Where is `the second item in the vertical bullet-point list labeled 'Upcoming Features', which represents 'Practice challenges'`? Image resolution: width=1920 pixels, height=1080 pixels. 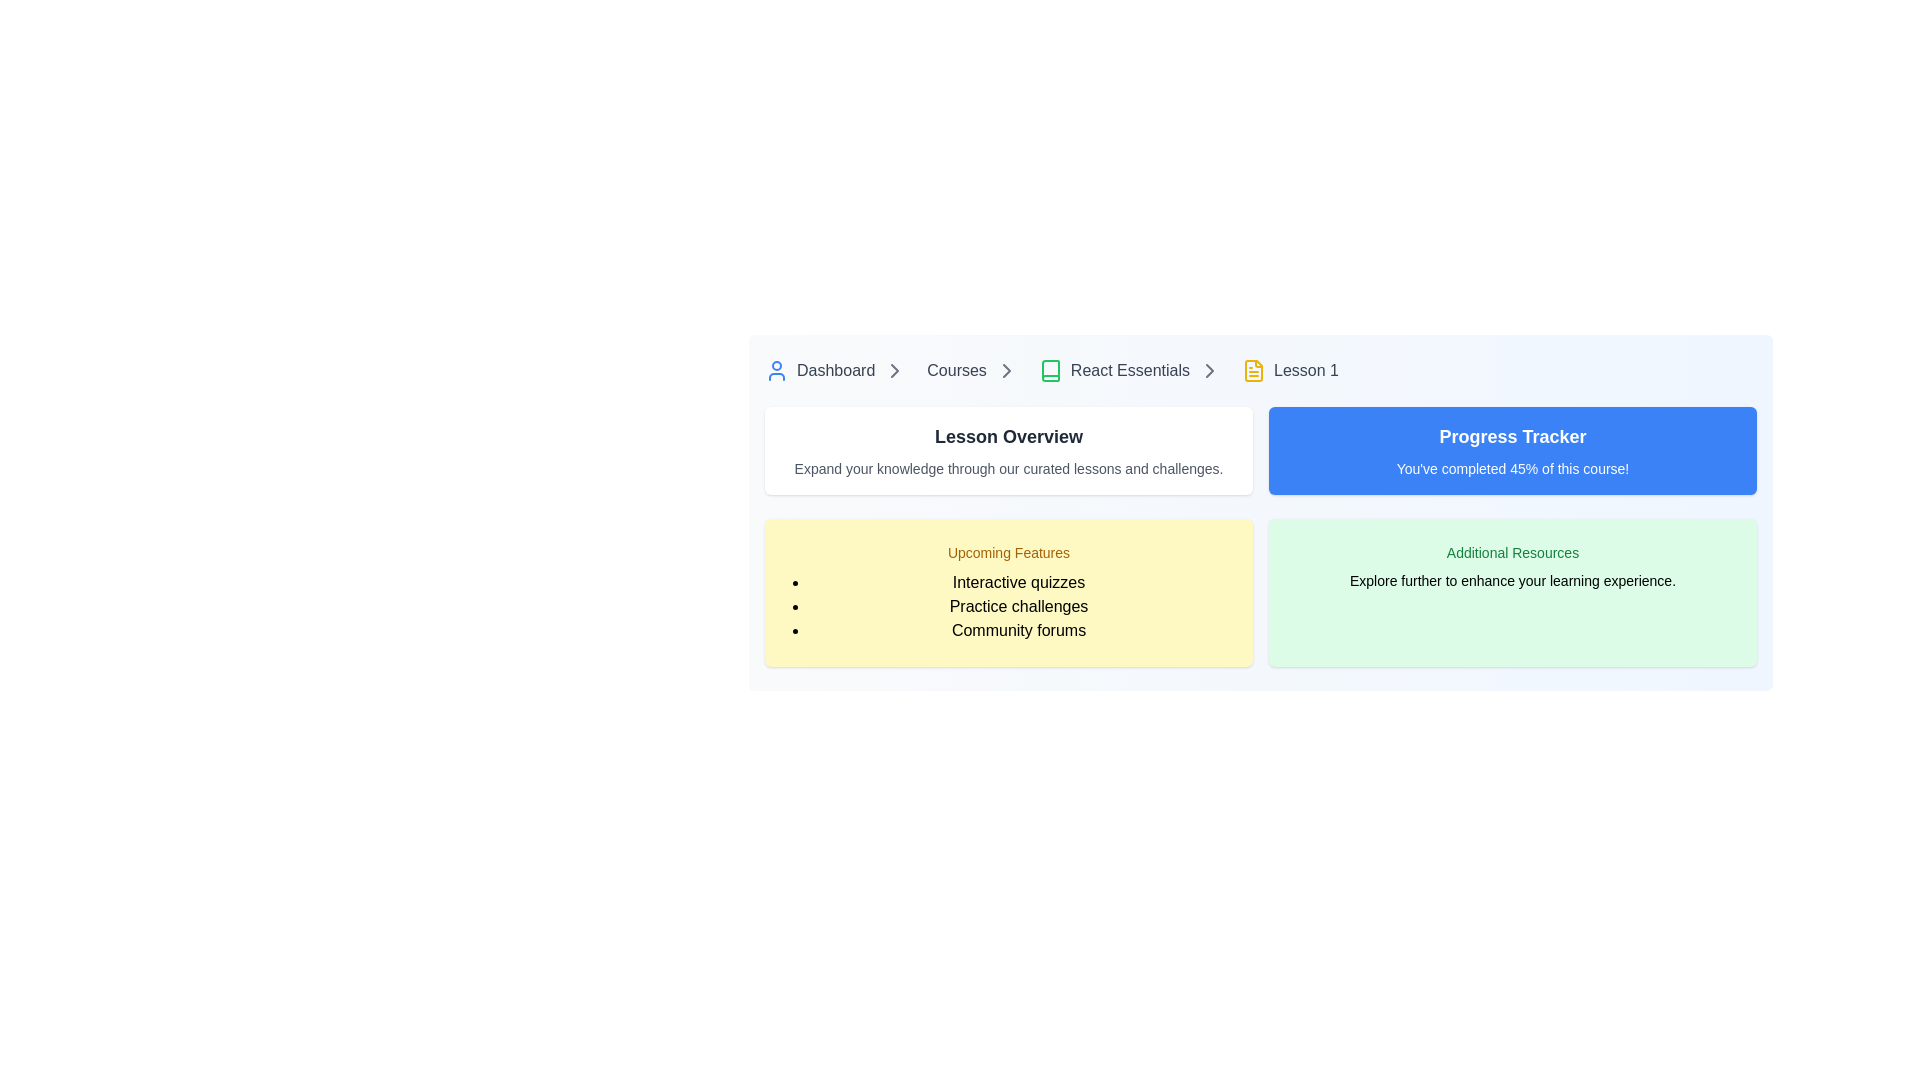 the second item in the vertical bullet-point list labeled 'Upcoming Features', which represents 'Practice challenges' is located at coordinates (1018, 605).